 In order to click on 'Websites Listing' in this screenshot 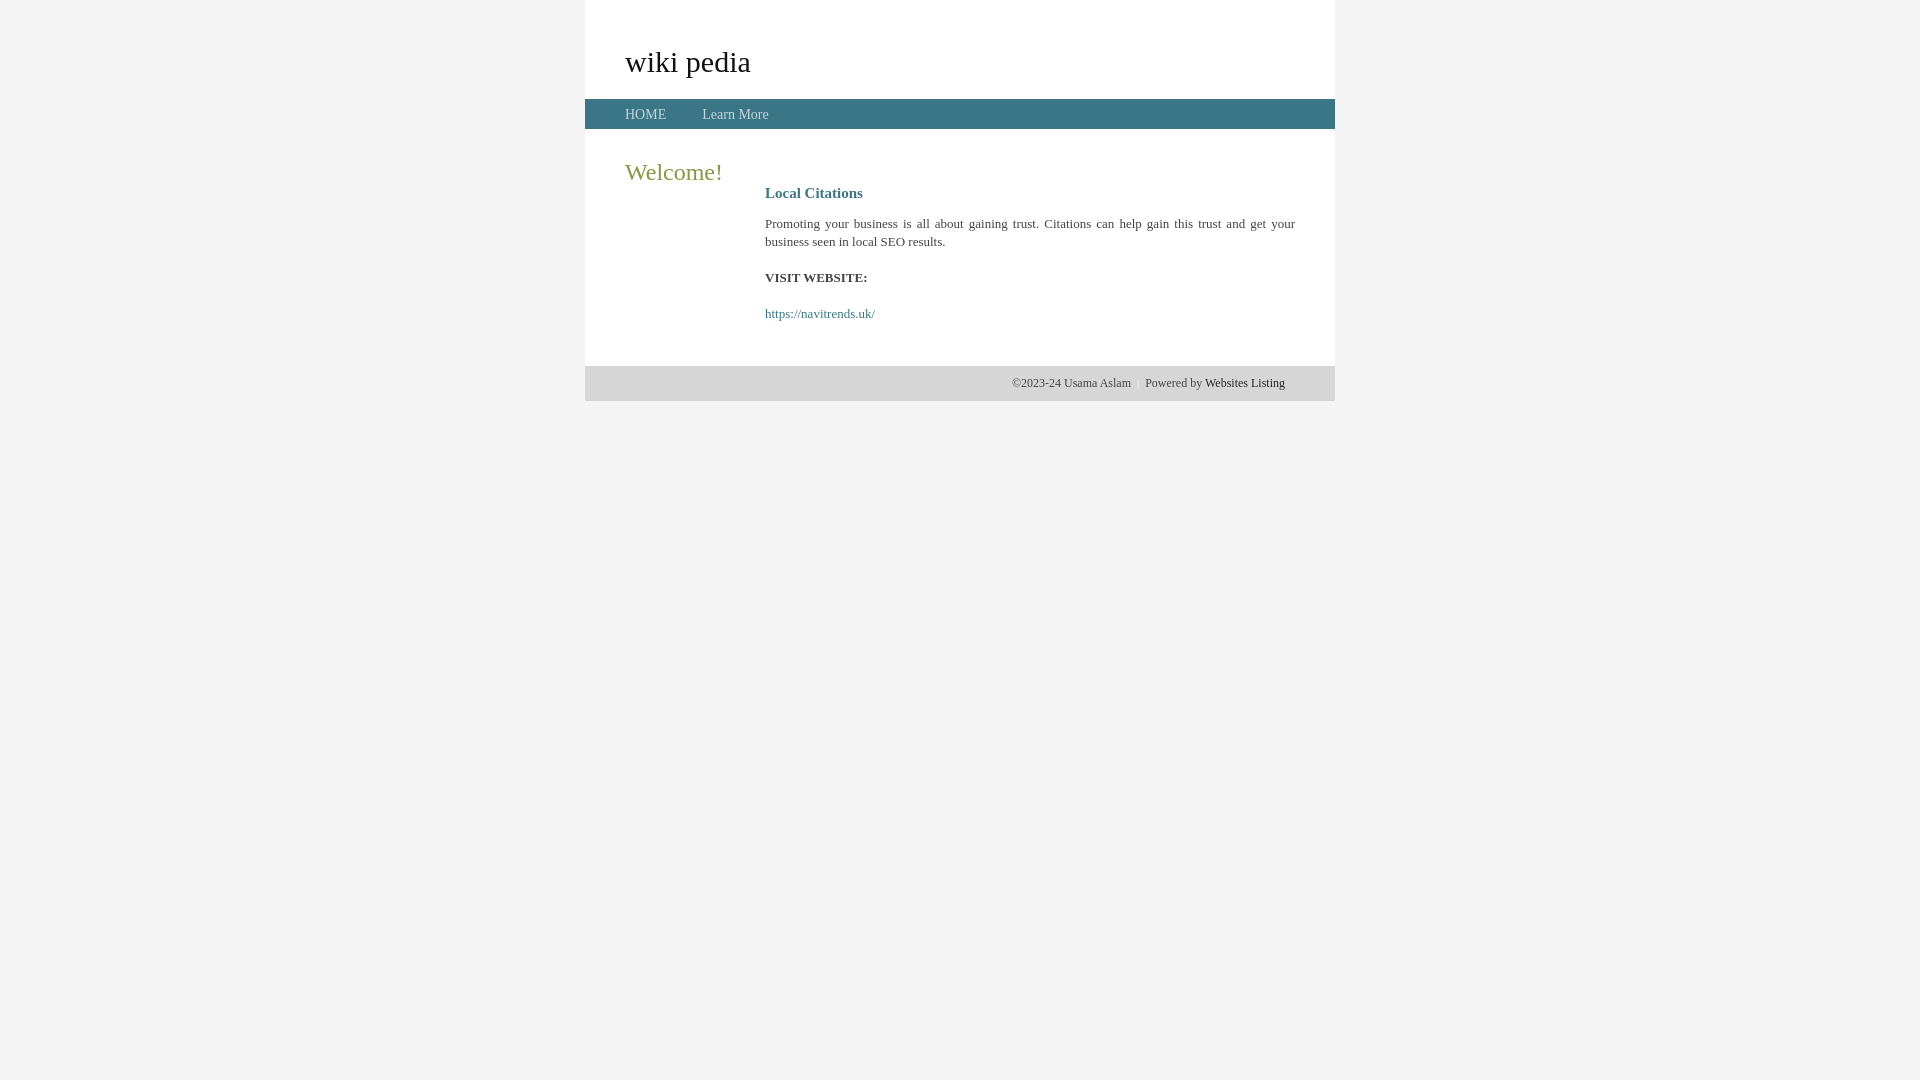, I will do `click(1243, 382)`.